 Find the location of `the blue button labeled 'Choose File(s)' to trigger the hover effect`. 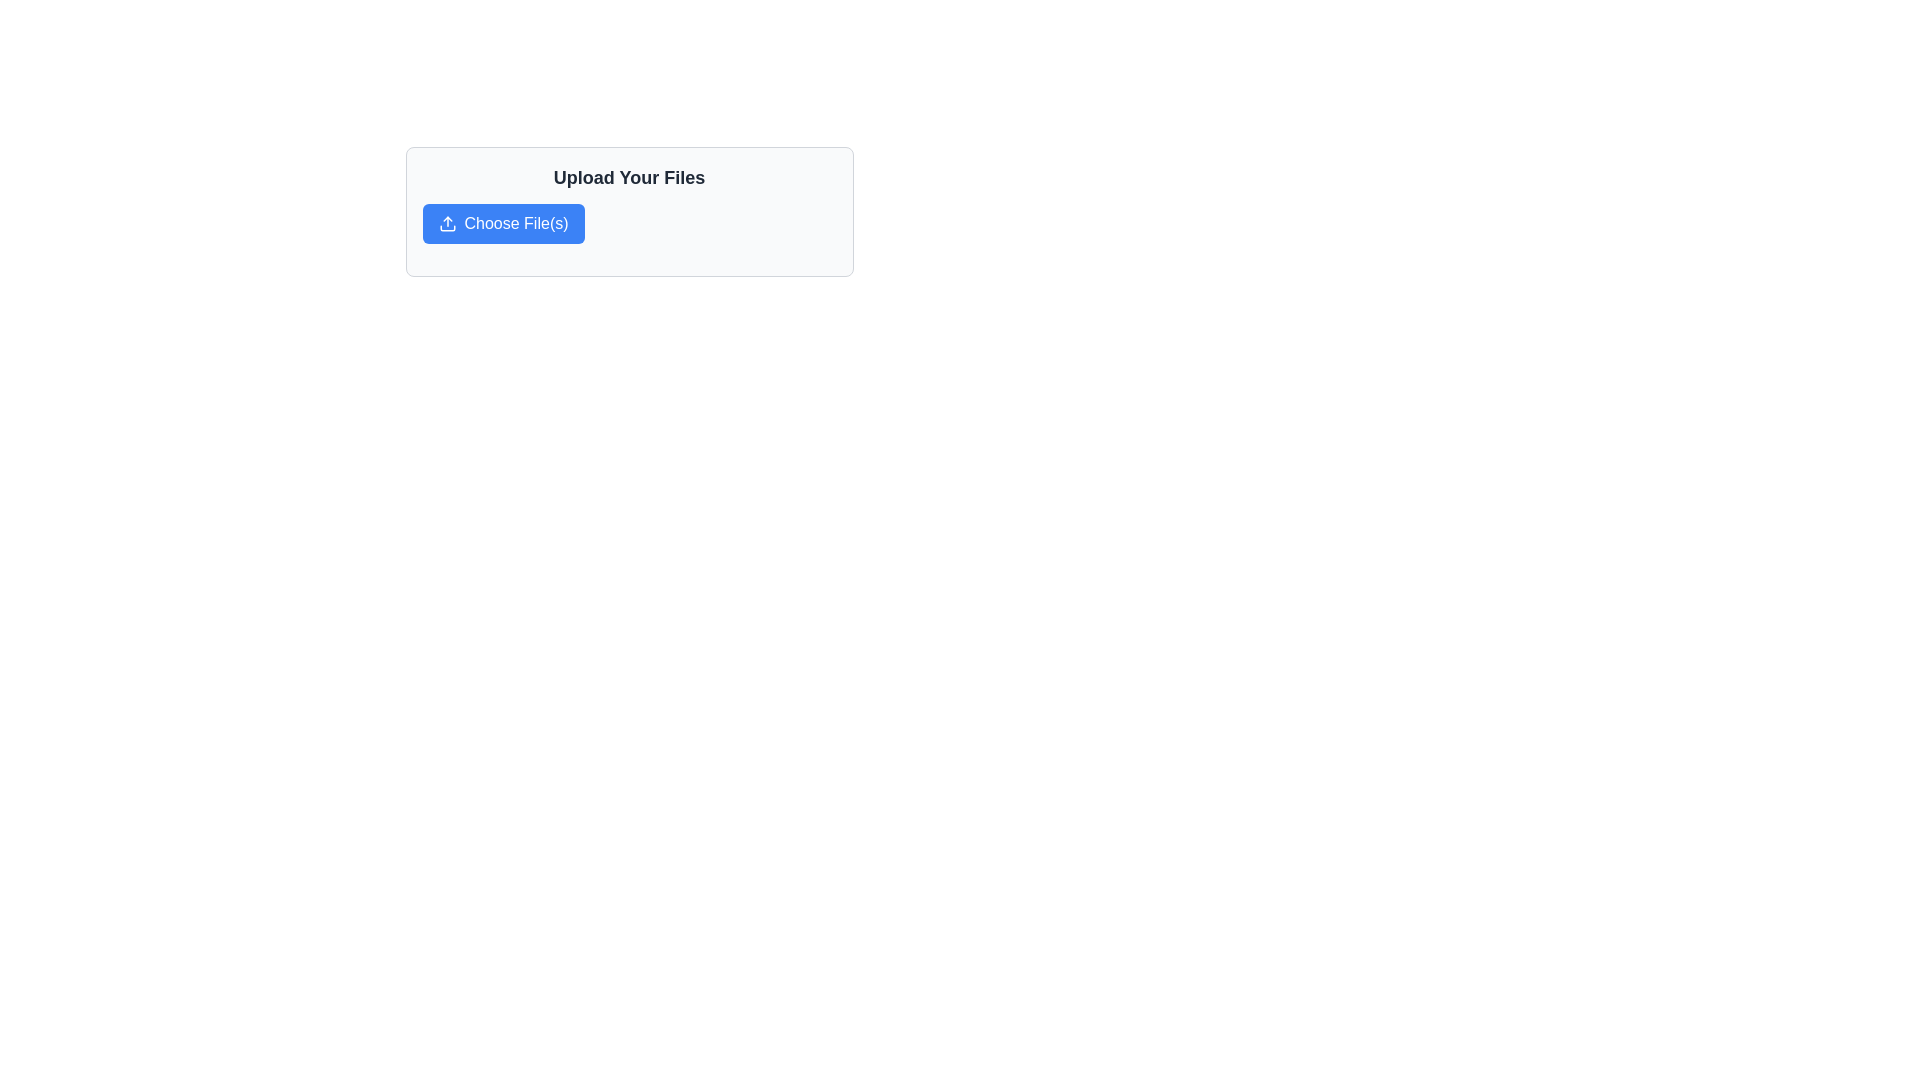

the blue button labeled 'Choose File(s)' to trigger the hover effect is located at coordinates (503, 223).